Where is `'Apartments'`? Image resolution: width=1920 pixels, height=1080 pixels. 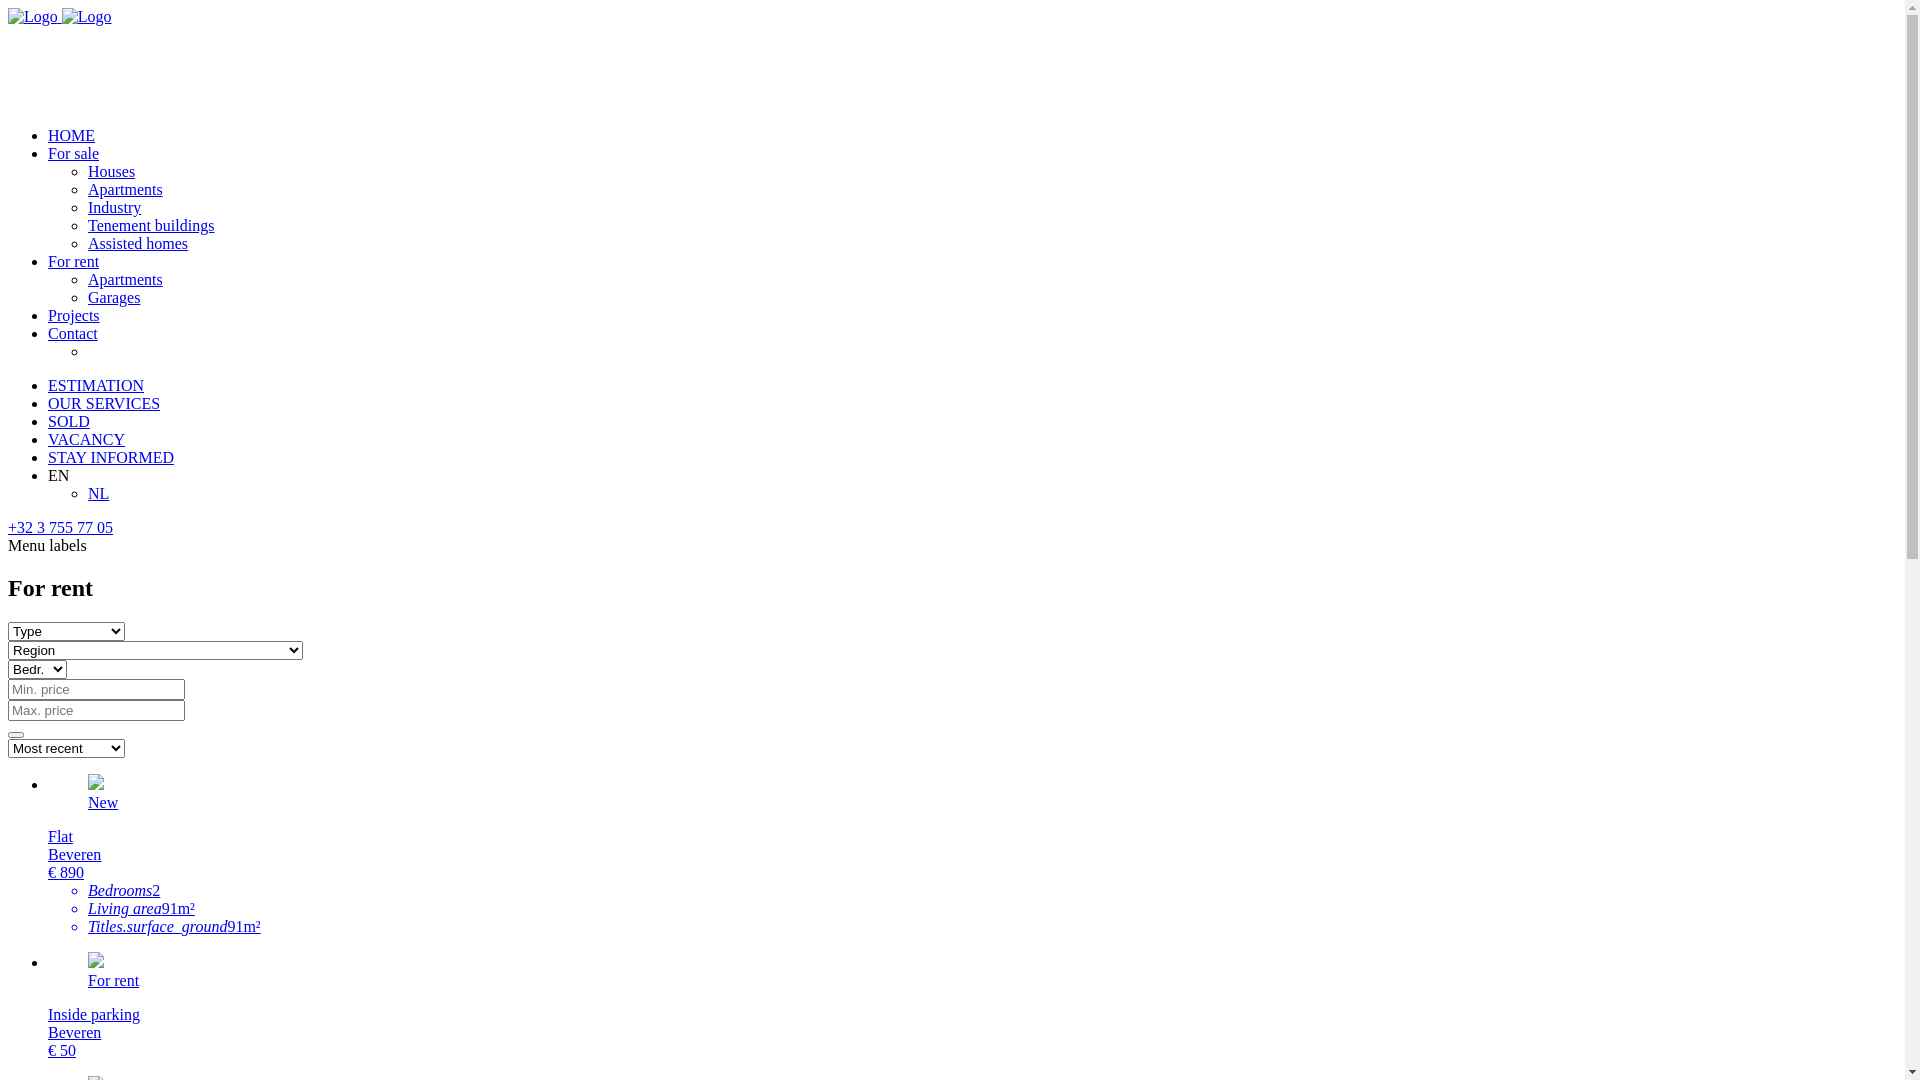 'Apartments' is located at coordinates (124, 189).